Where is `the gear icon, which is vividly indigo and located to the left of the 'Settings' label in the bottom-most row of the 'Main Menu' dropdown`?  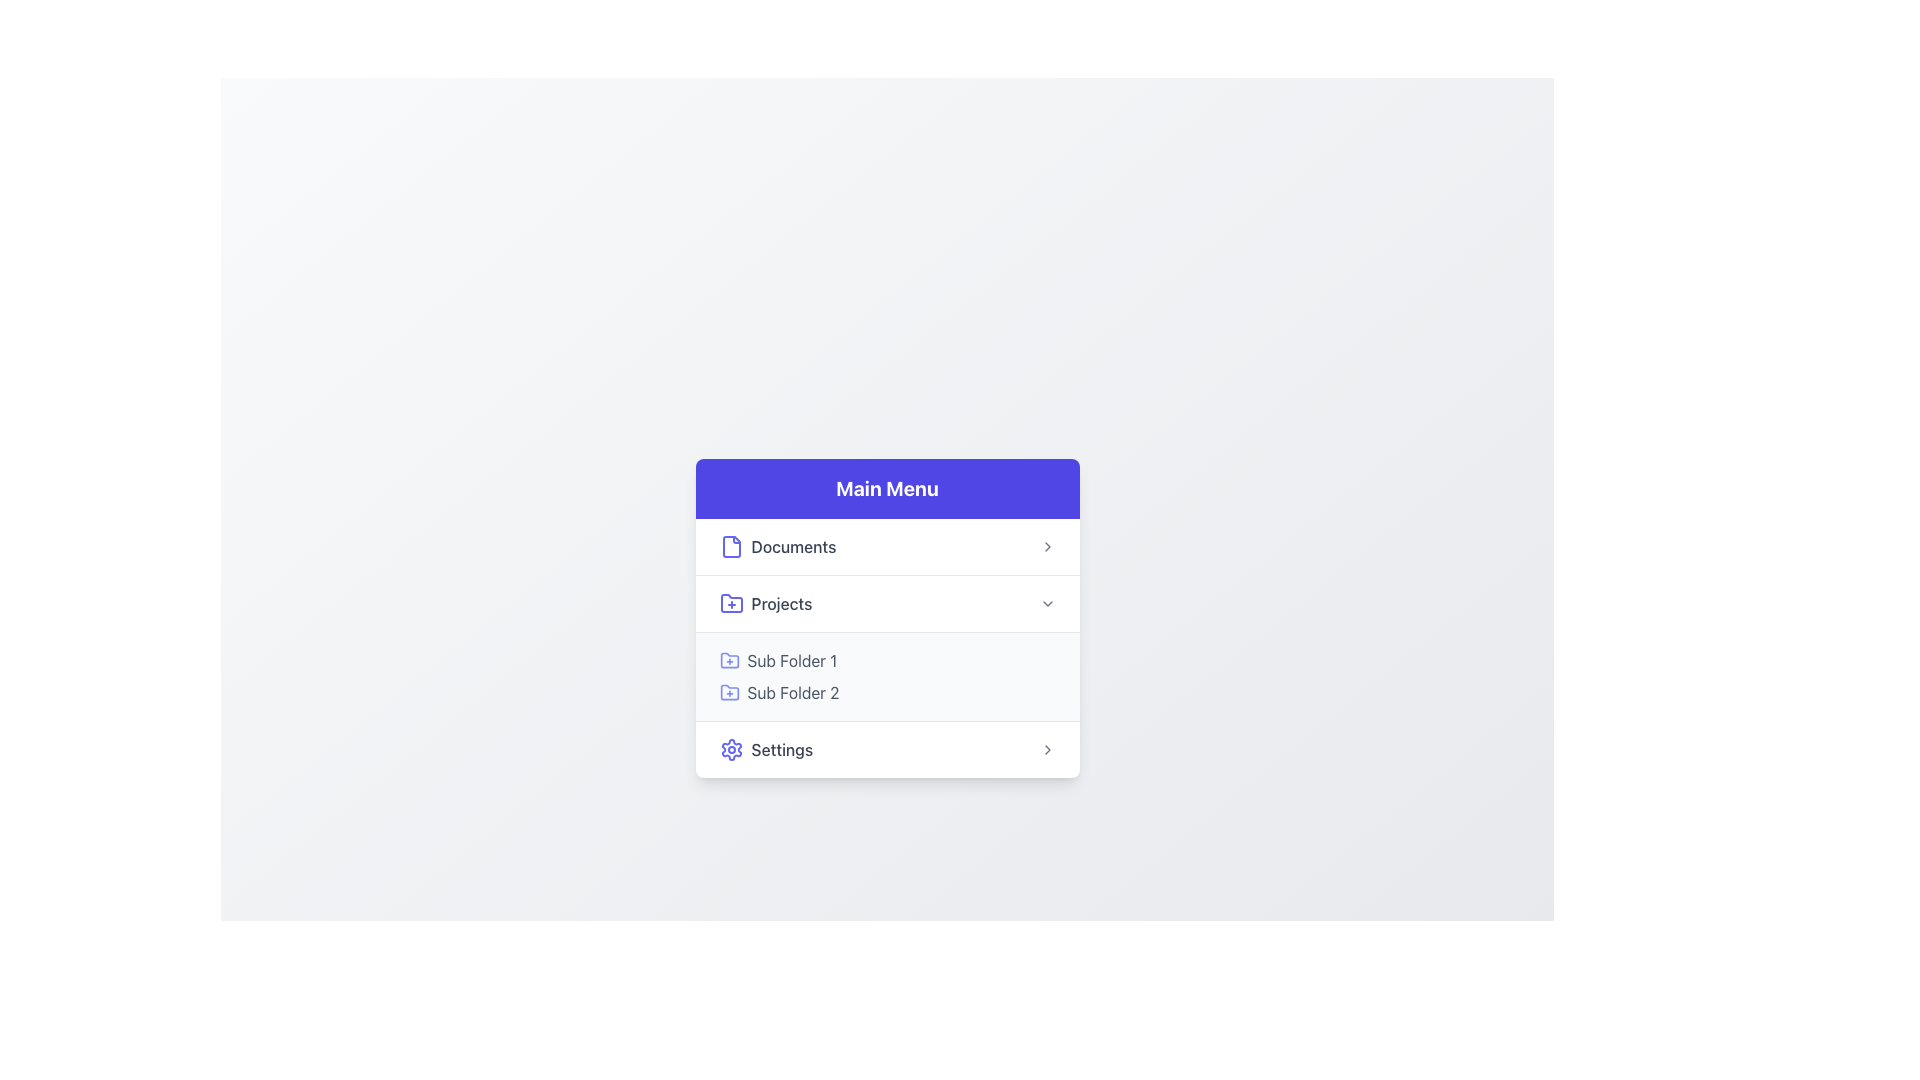 the gear icon, which is vividly indigo and located to the left of the 'Settings' label in the bottom-most row of the 'Main Menu' dropdown is located at coordinates (730, 749).